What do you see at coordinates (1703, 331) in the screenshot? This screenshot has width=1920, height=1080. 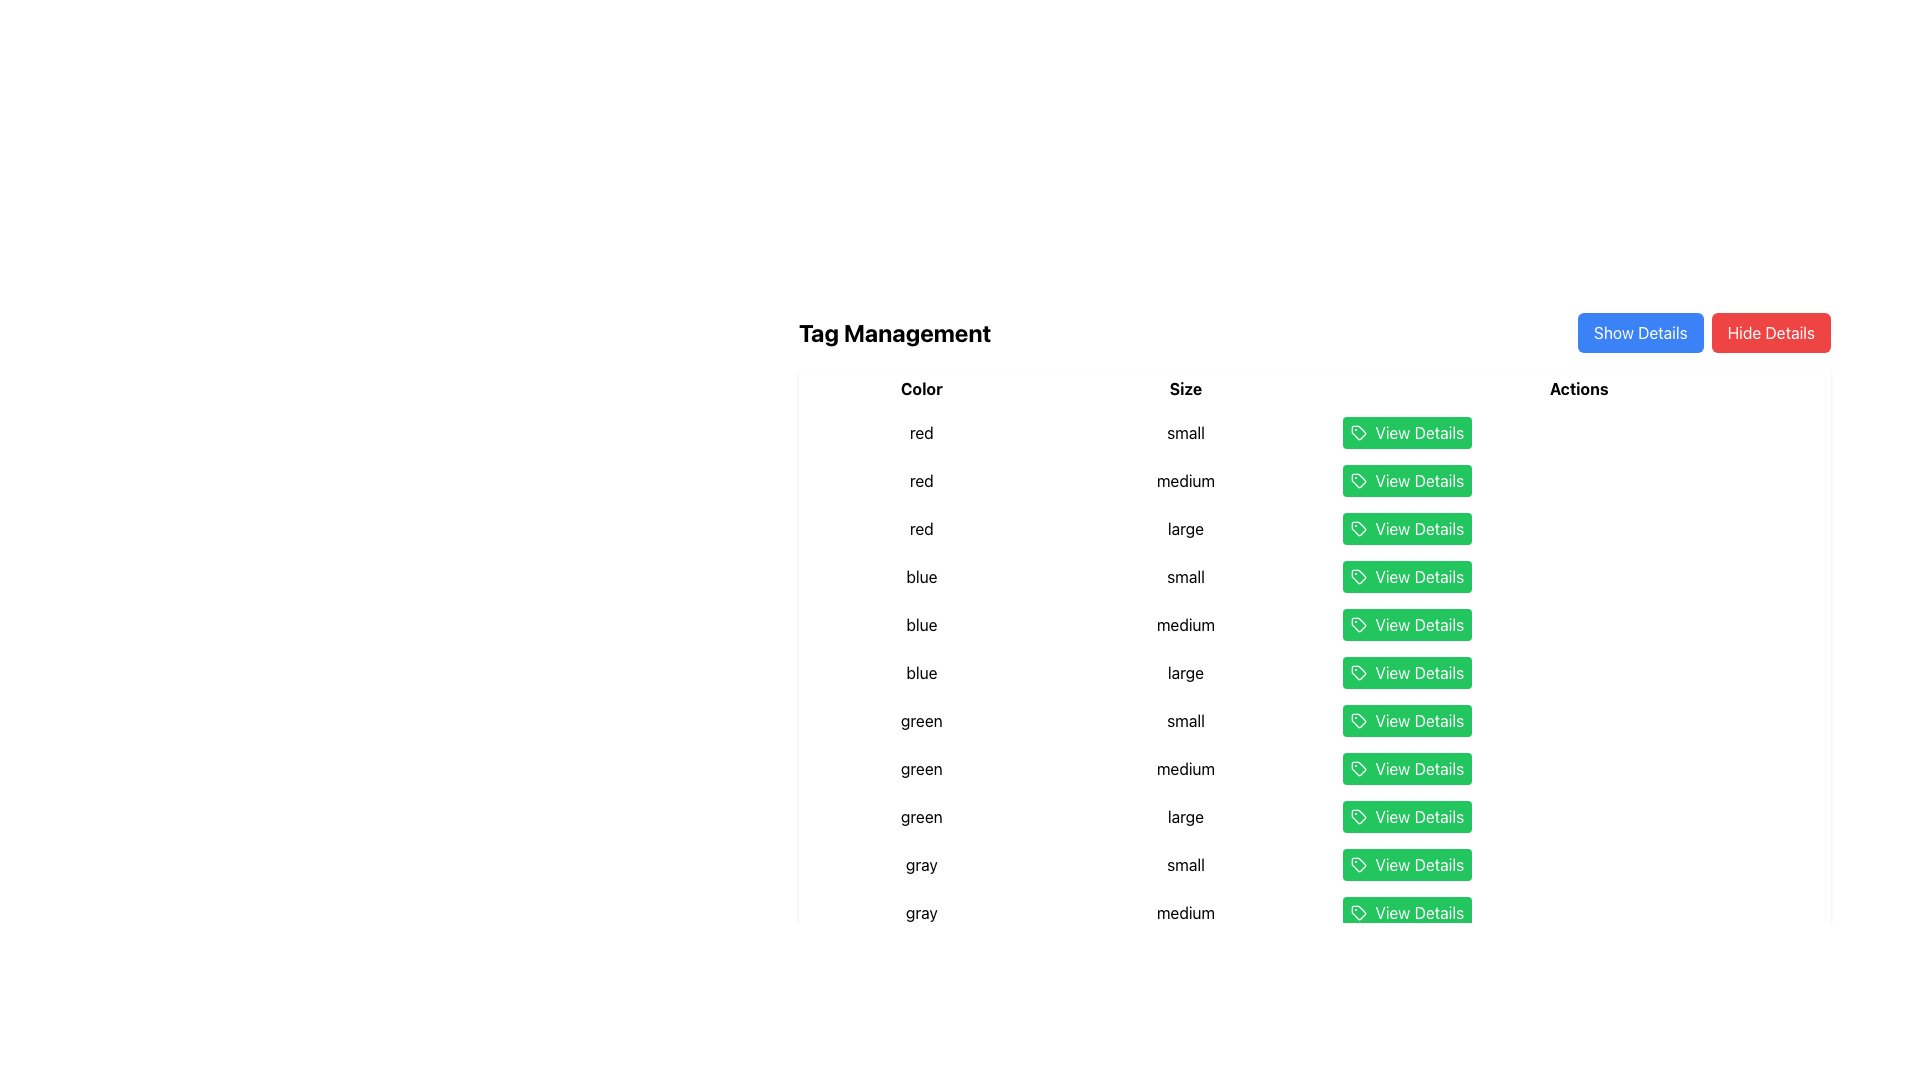 I see `the group of two buttons that toggle the visibility of details in the 'Tag Management' block, located in the top-right section of the block, with 'Show Details' on the left and 'Hide Details' on the right` at bounding box center [1703, 331].